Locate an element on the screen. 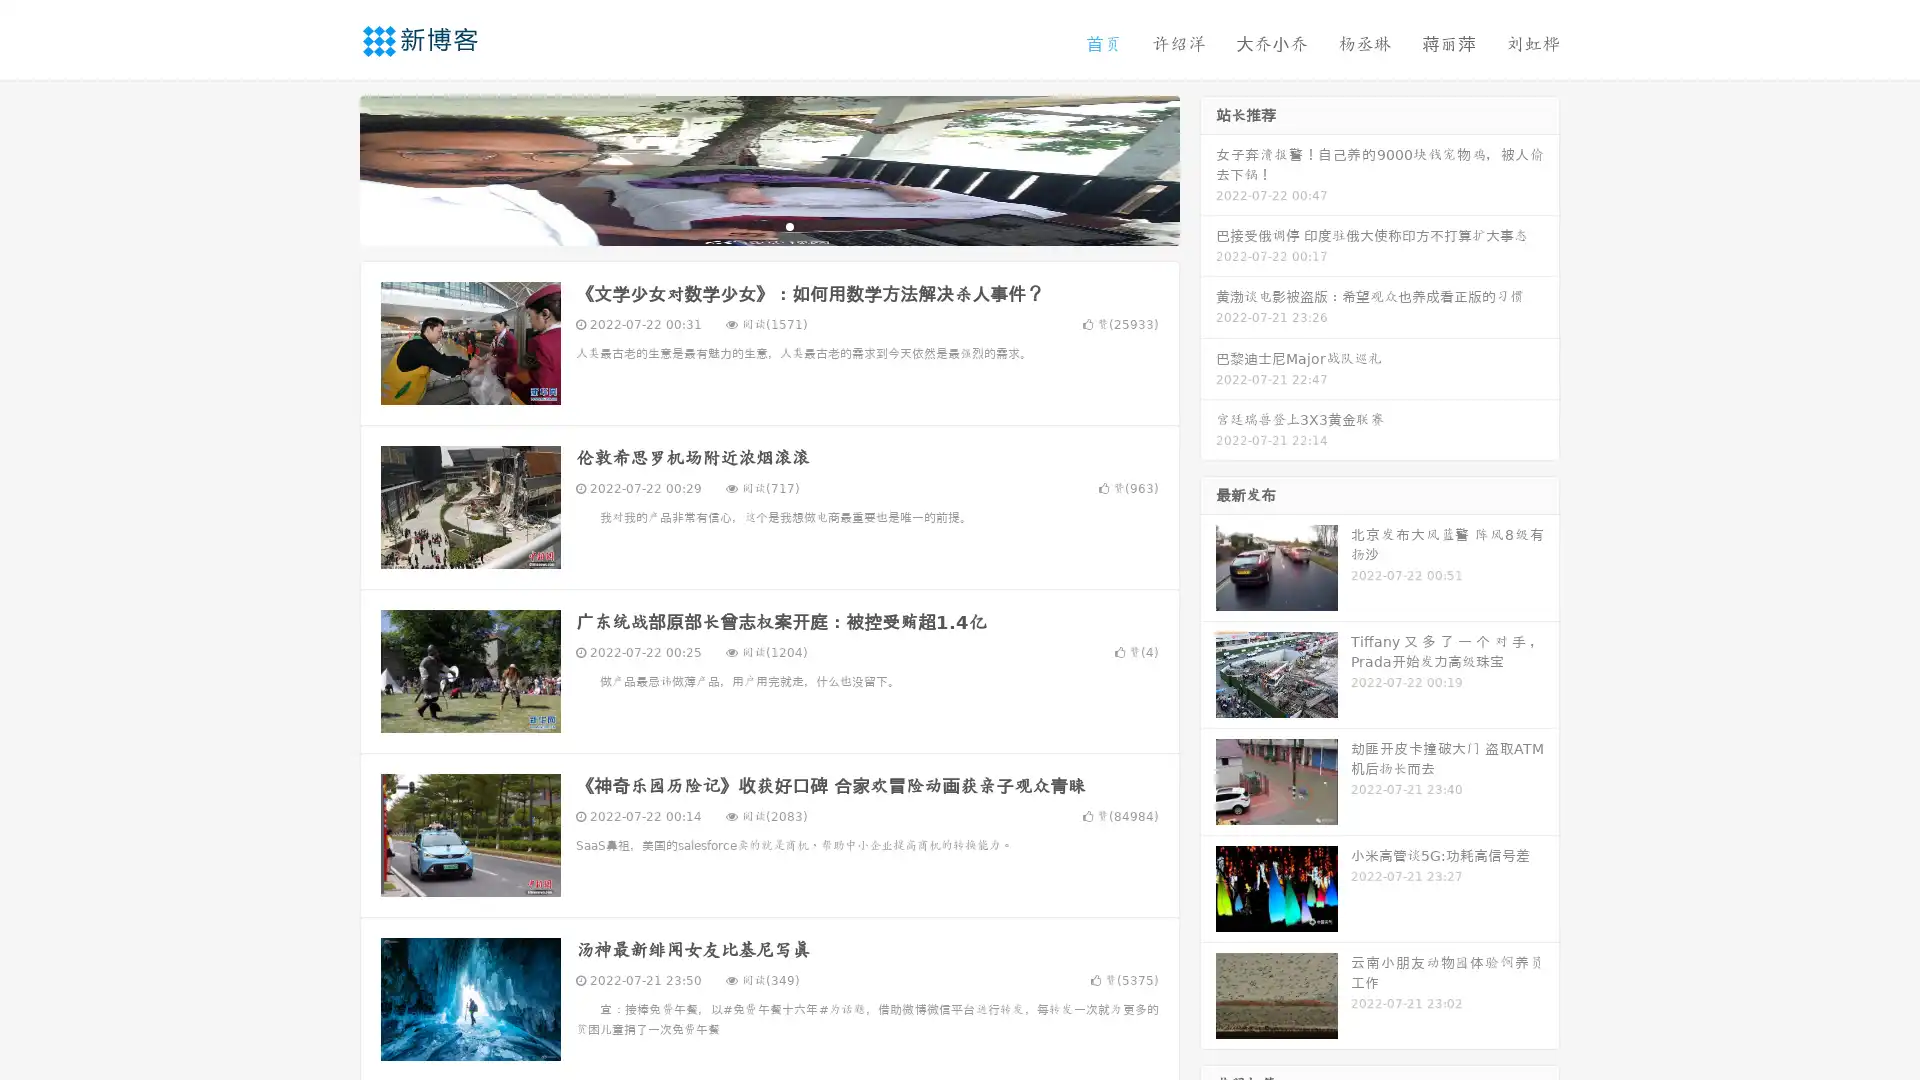 The width and height of the screenshot is (1920, 1080). Next slide is located at coordinates (1208, 168).